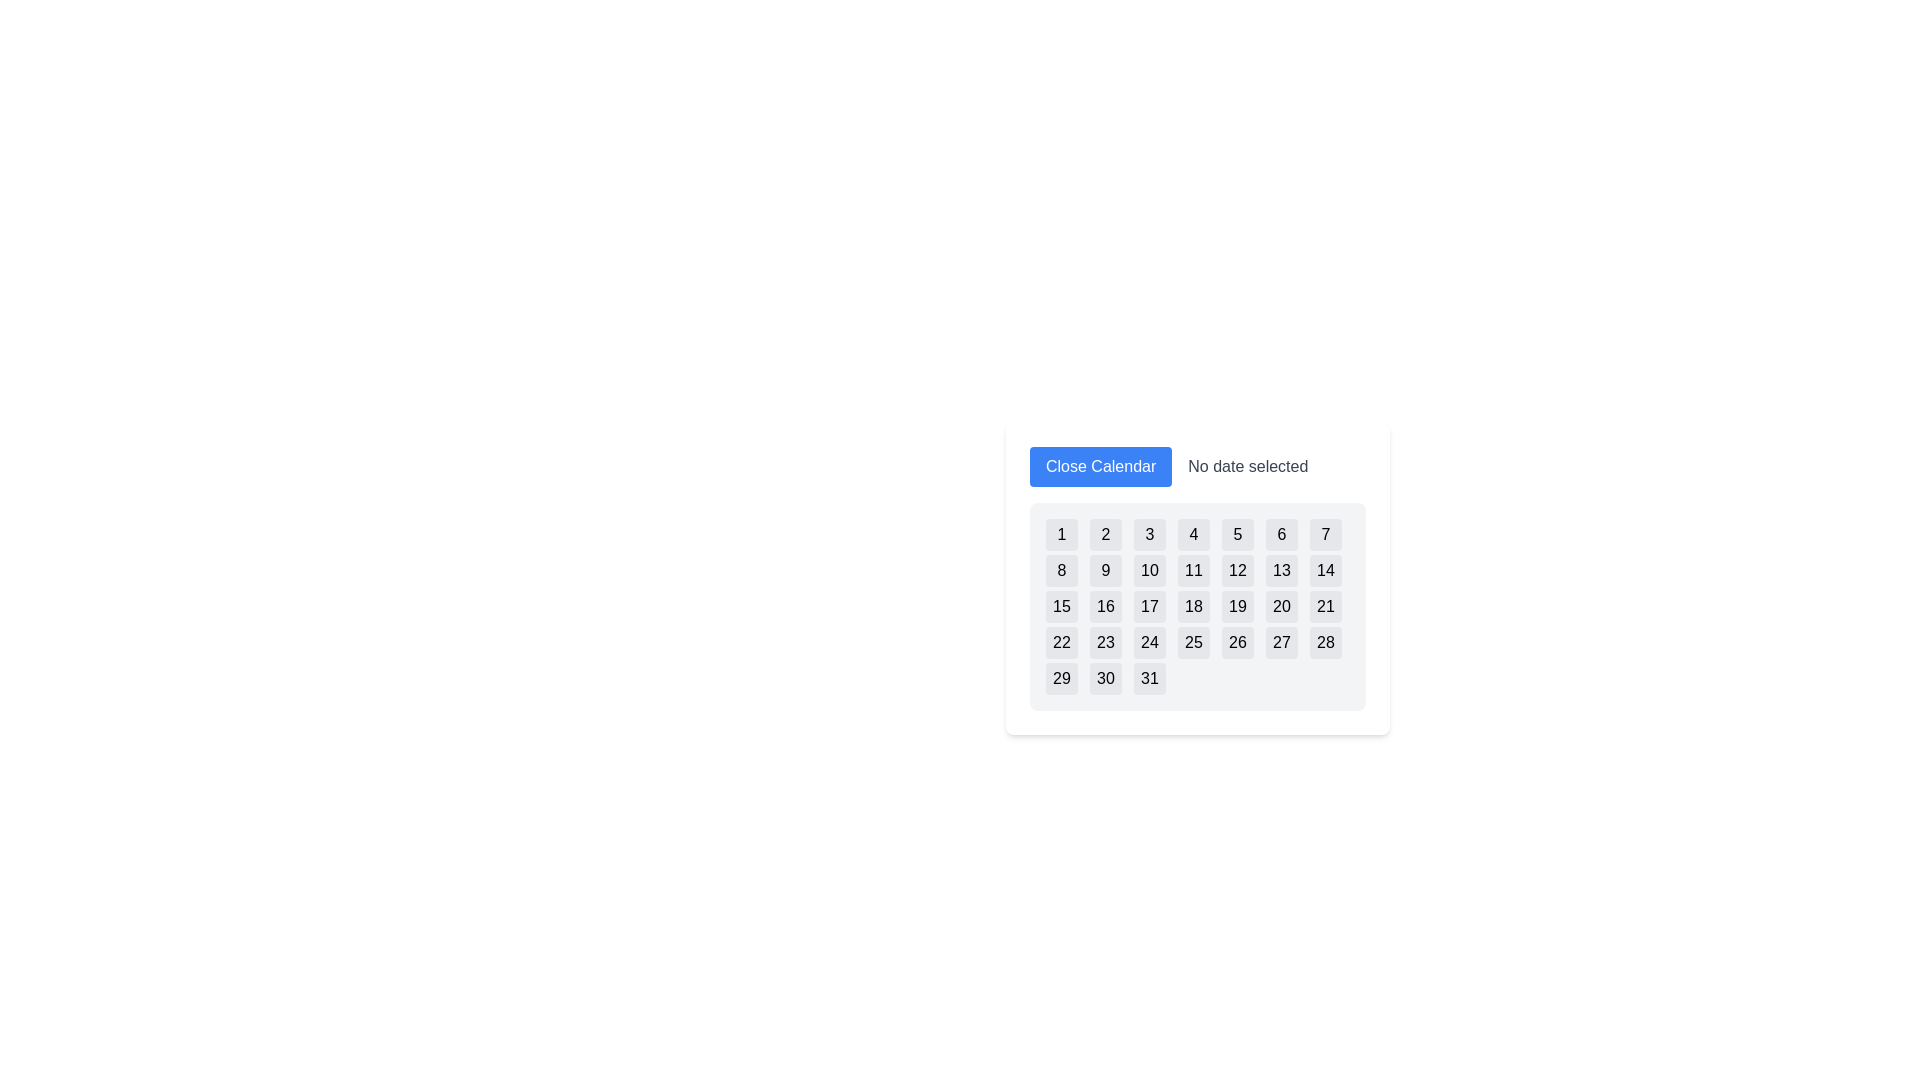  Describe the element at coordinates (1150, 643) in the screenshot. I see `the calendar day selector button located` at that location.